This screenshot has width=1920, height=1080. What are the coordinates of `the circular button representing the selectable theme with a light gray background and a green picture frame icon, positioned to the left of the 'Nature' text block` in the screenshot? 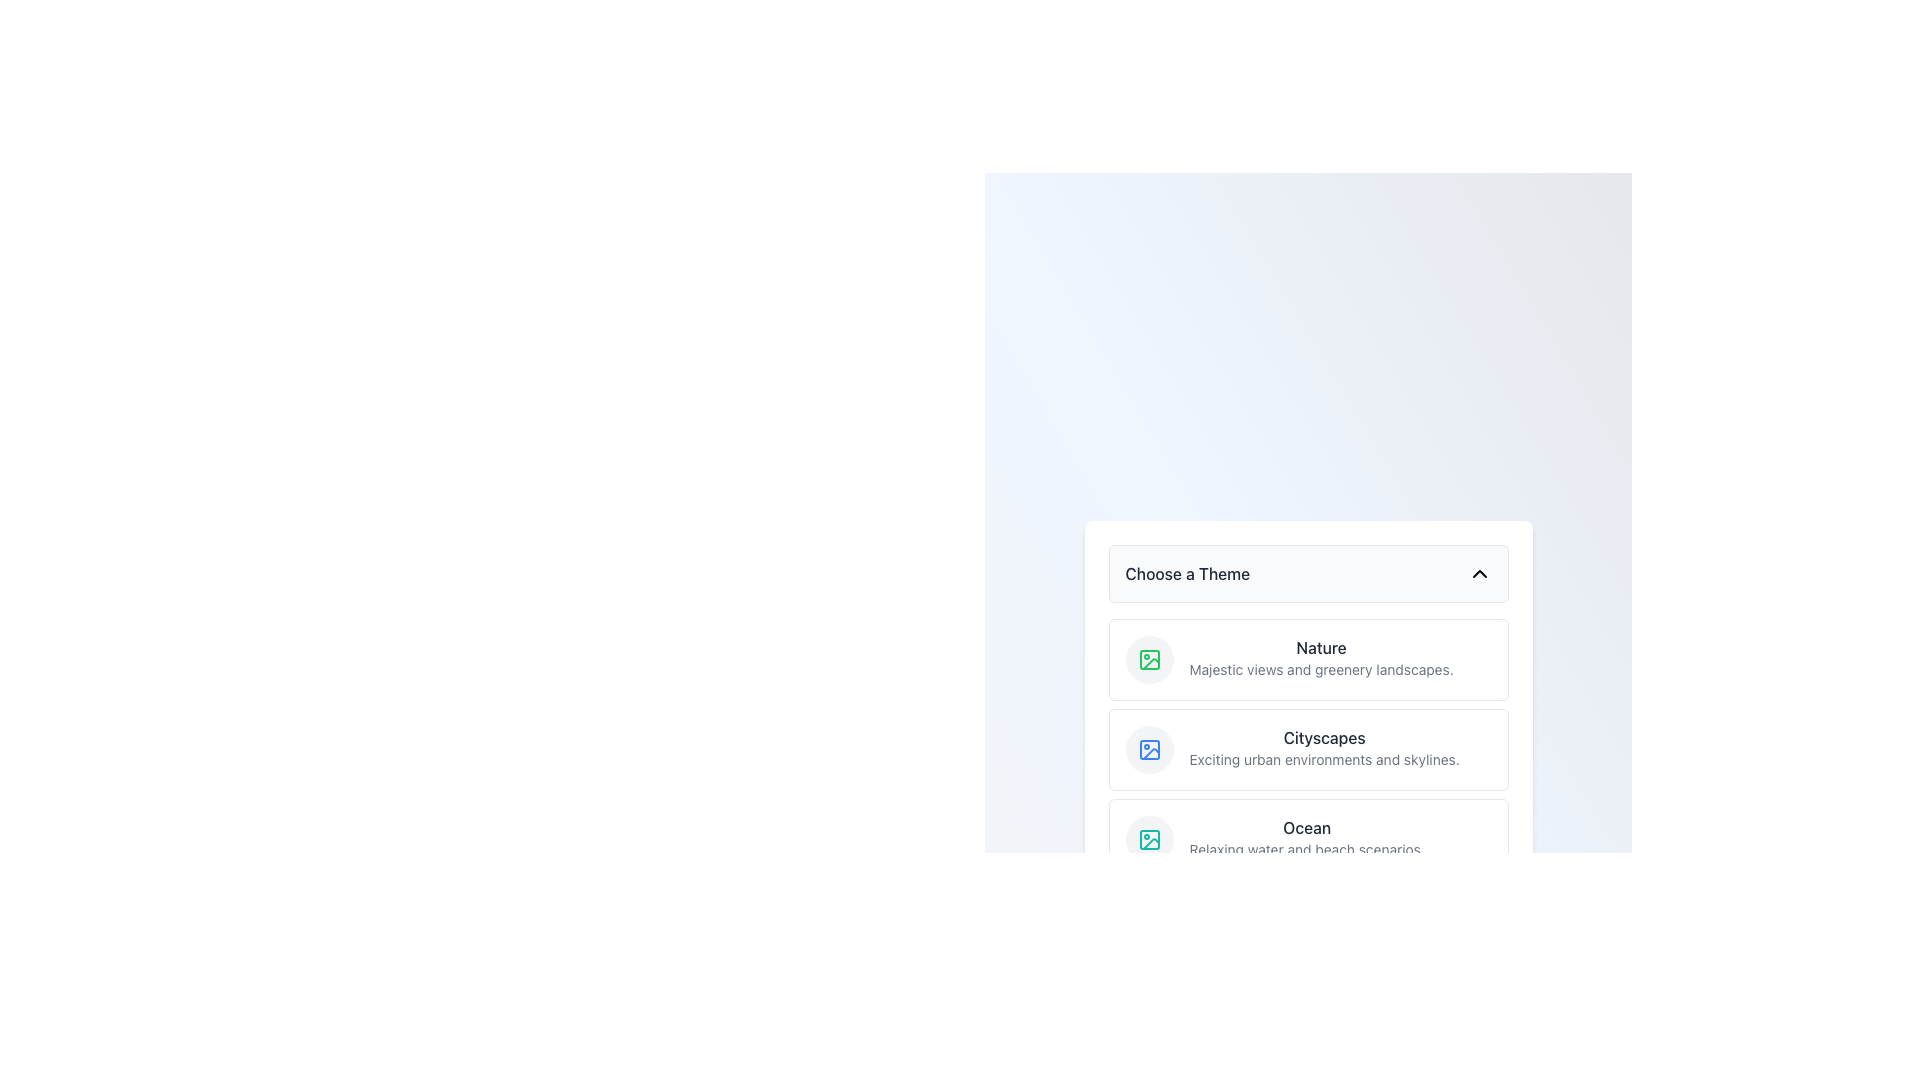 It's located at (1149, 659).